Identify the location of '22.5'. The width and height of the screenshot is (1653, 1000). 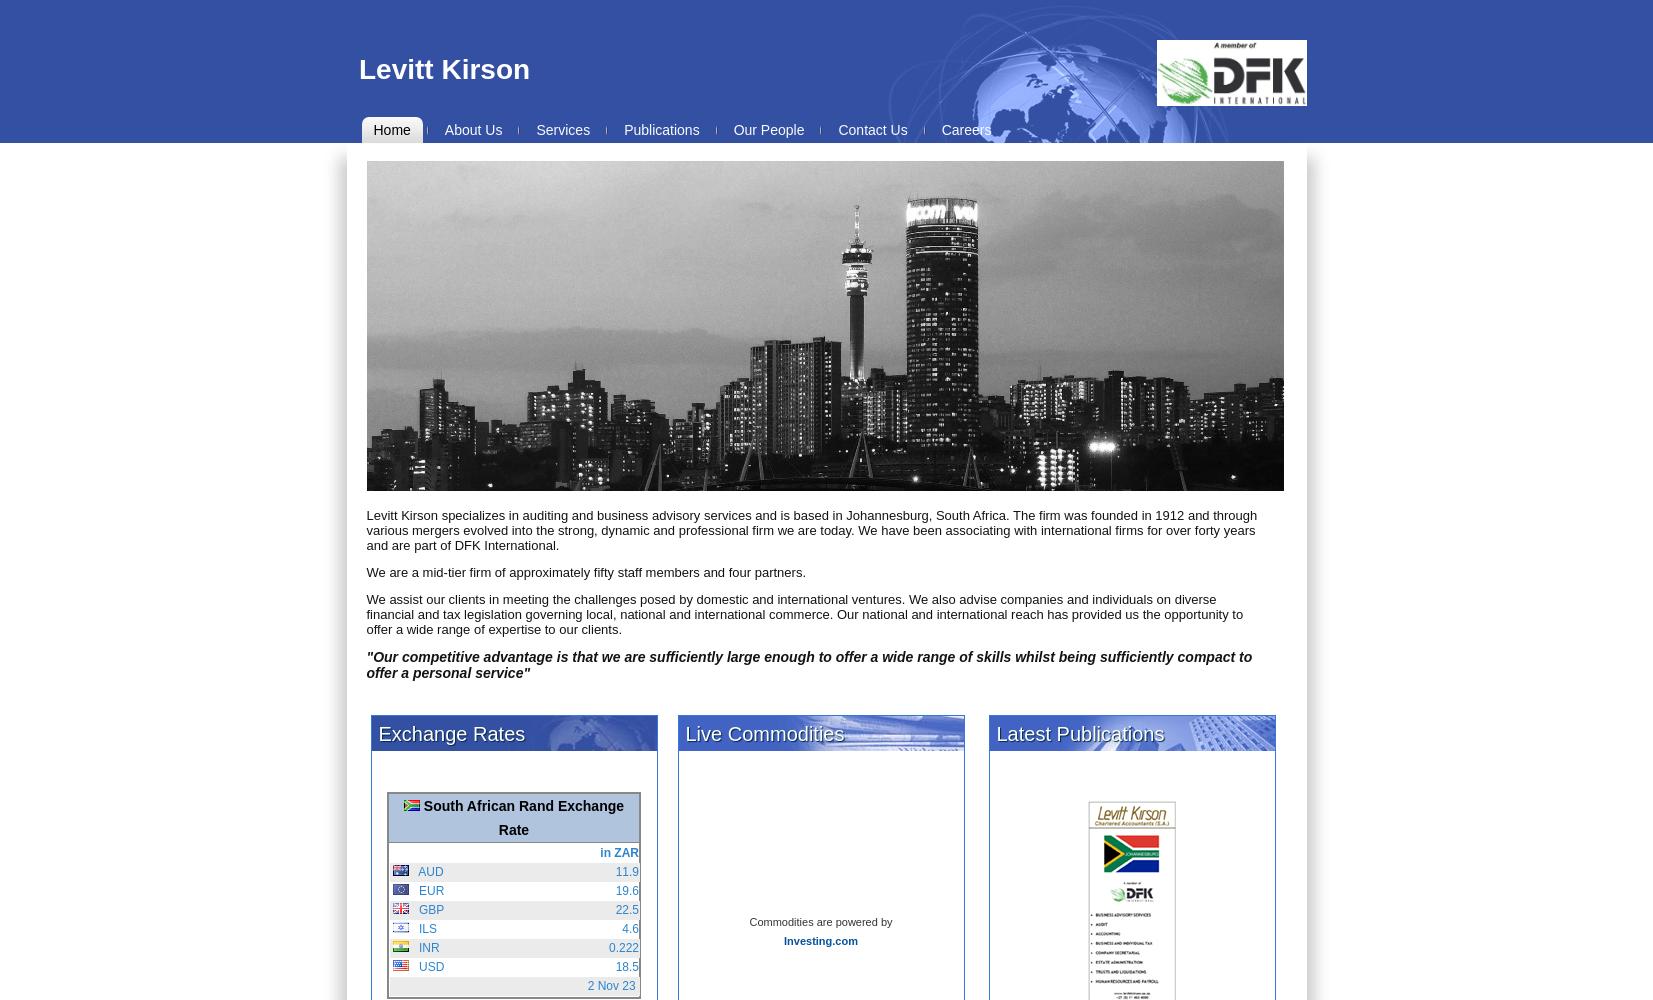
(625, 910).